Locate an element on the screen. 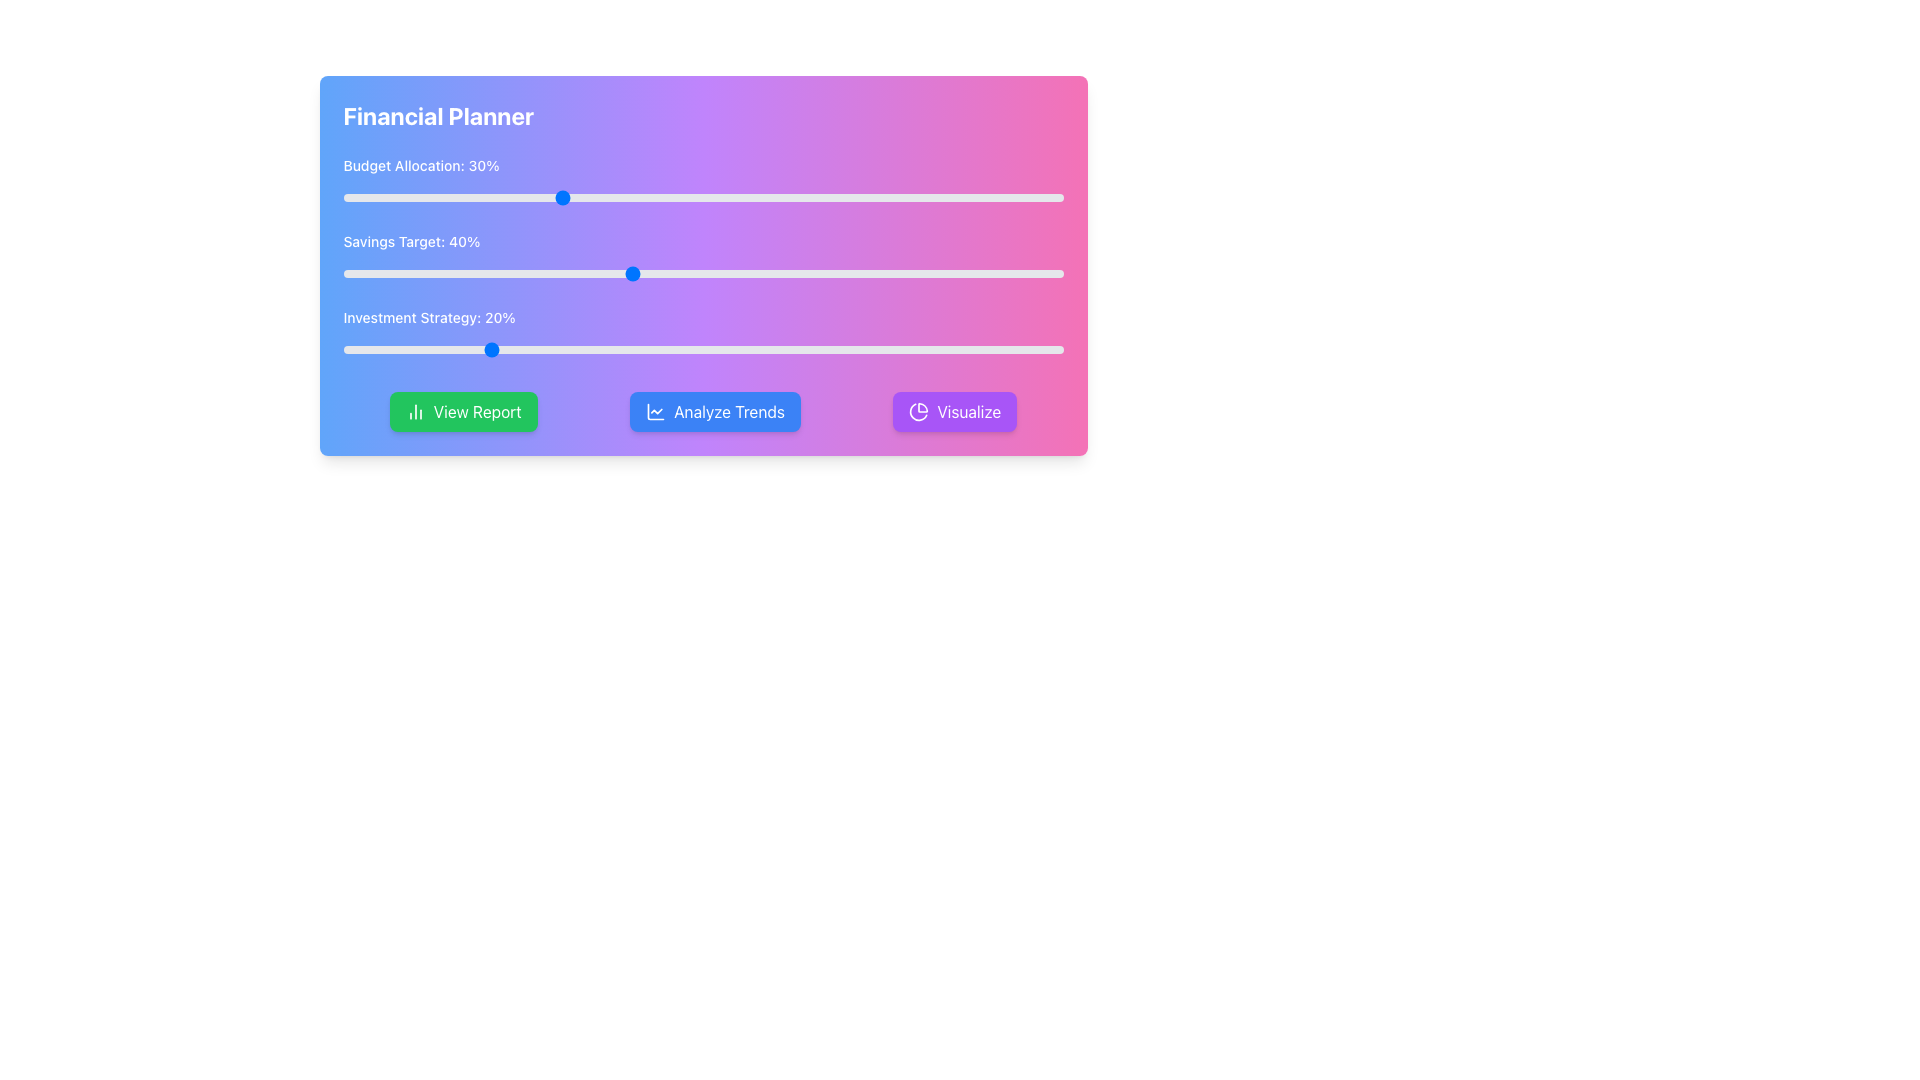 The height and width of the screenshot is (1080, 1920). the savings target percentage is located at coordinates (804, 273).